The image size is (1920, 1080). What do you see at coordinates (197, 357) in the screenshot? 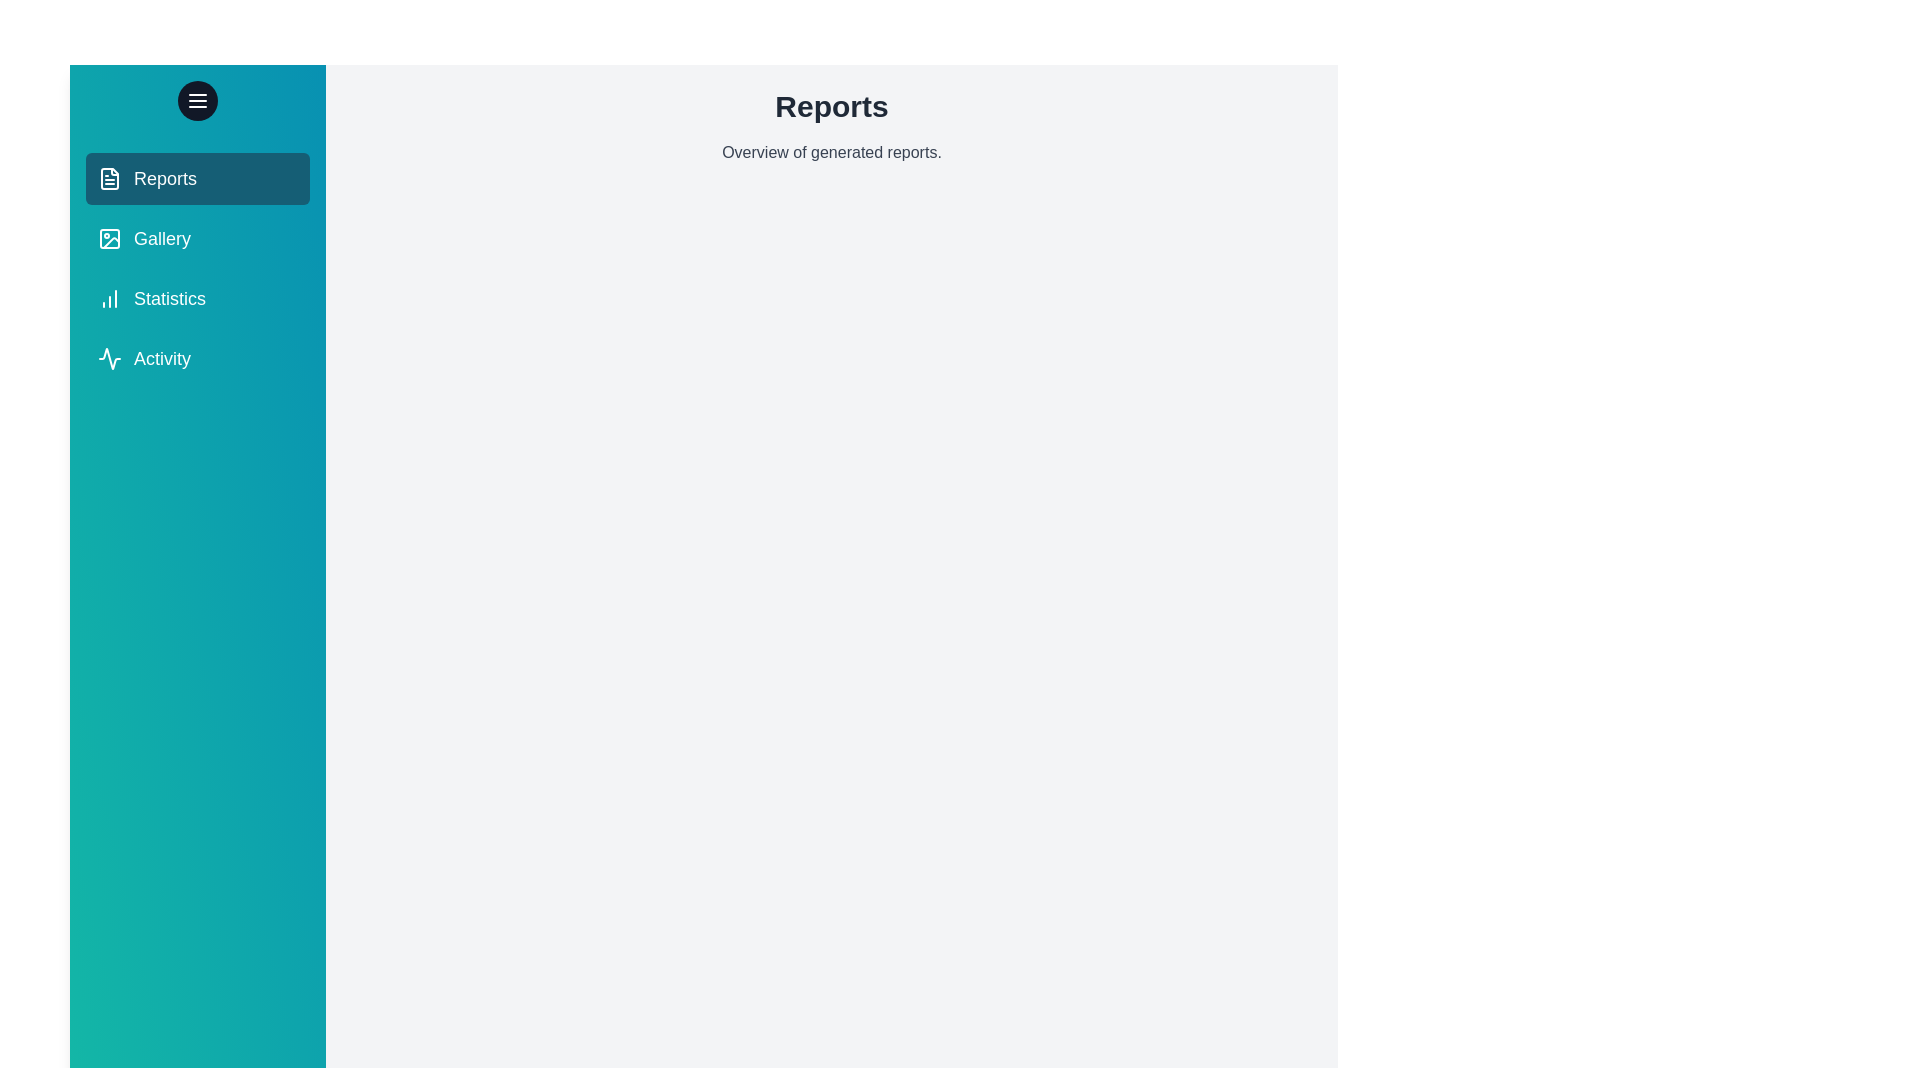
I see `the tab labeled Activity from the drawer menu` at bounding box center [197, 357].